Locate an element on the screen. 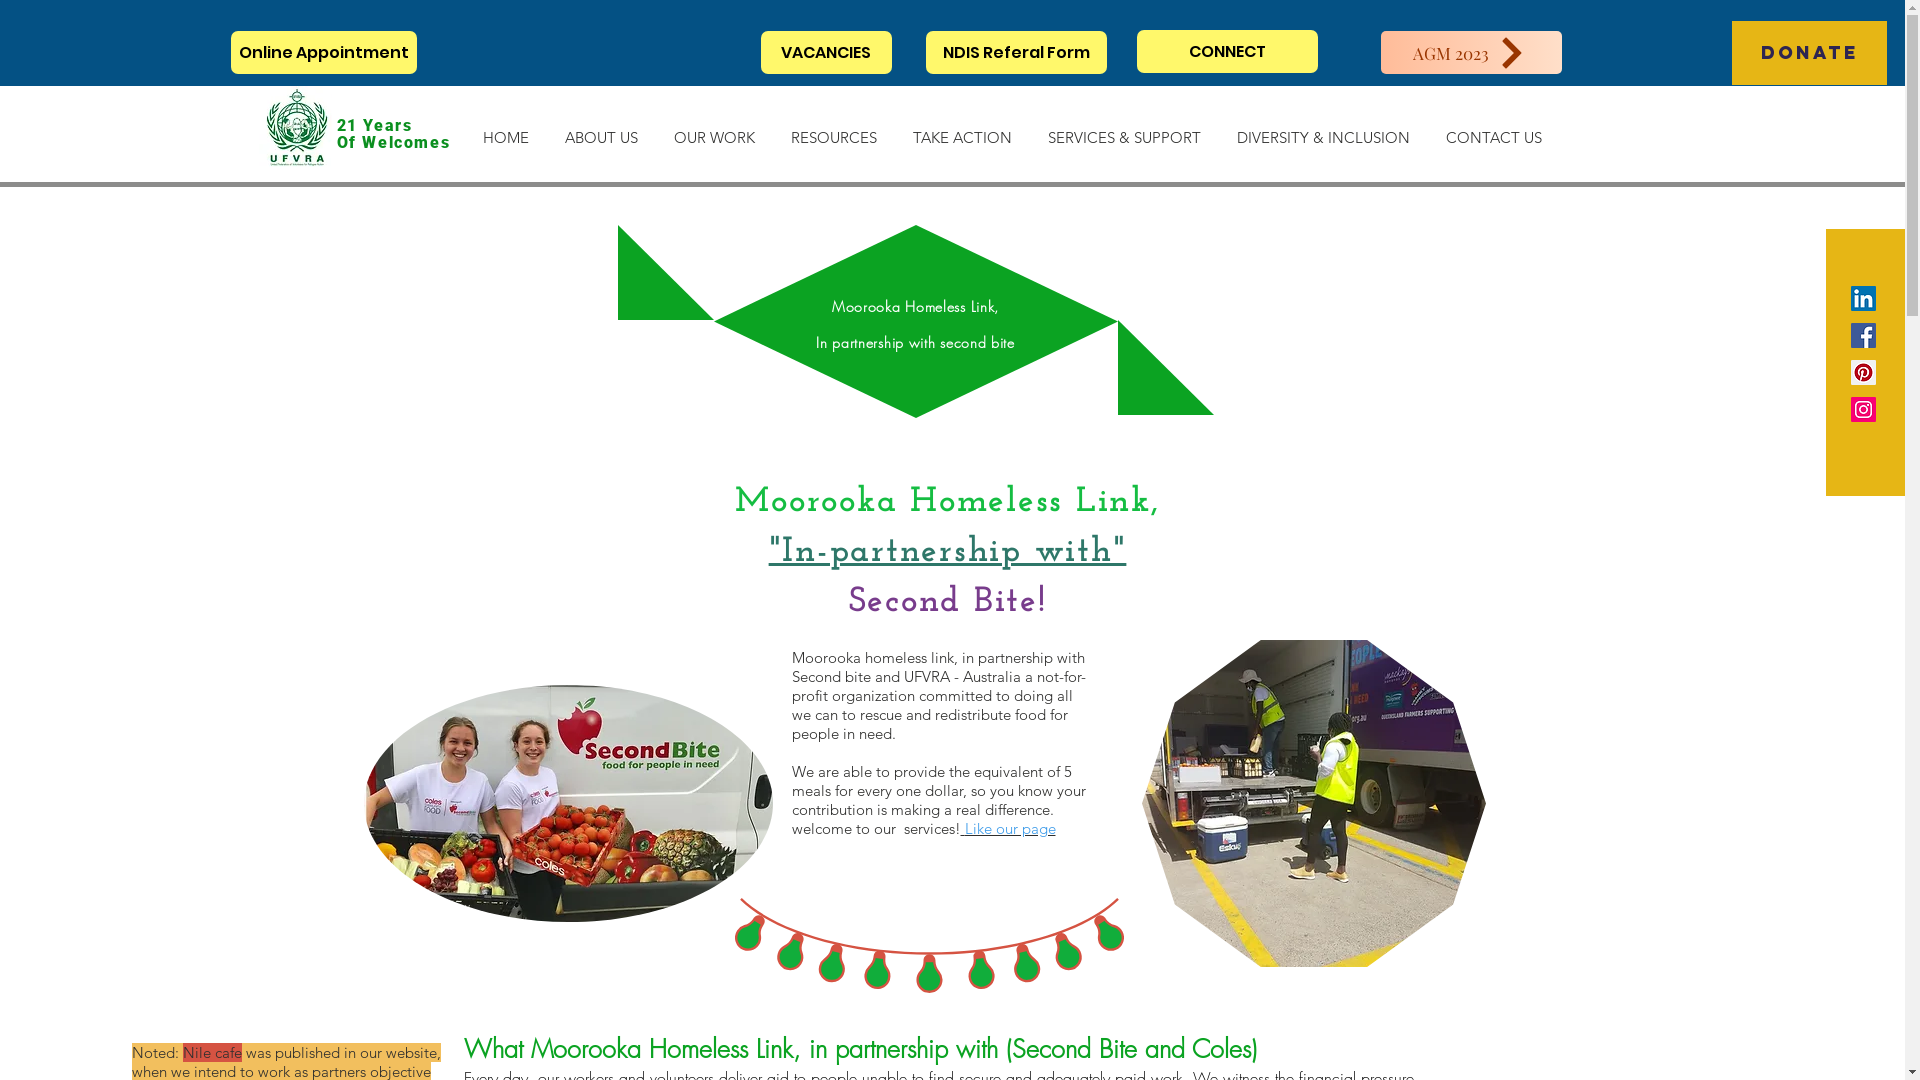  'CONTACT US' is located at coordinates (1493, 128).